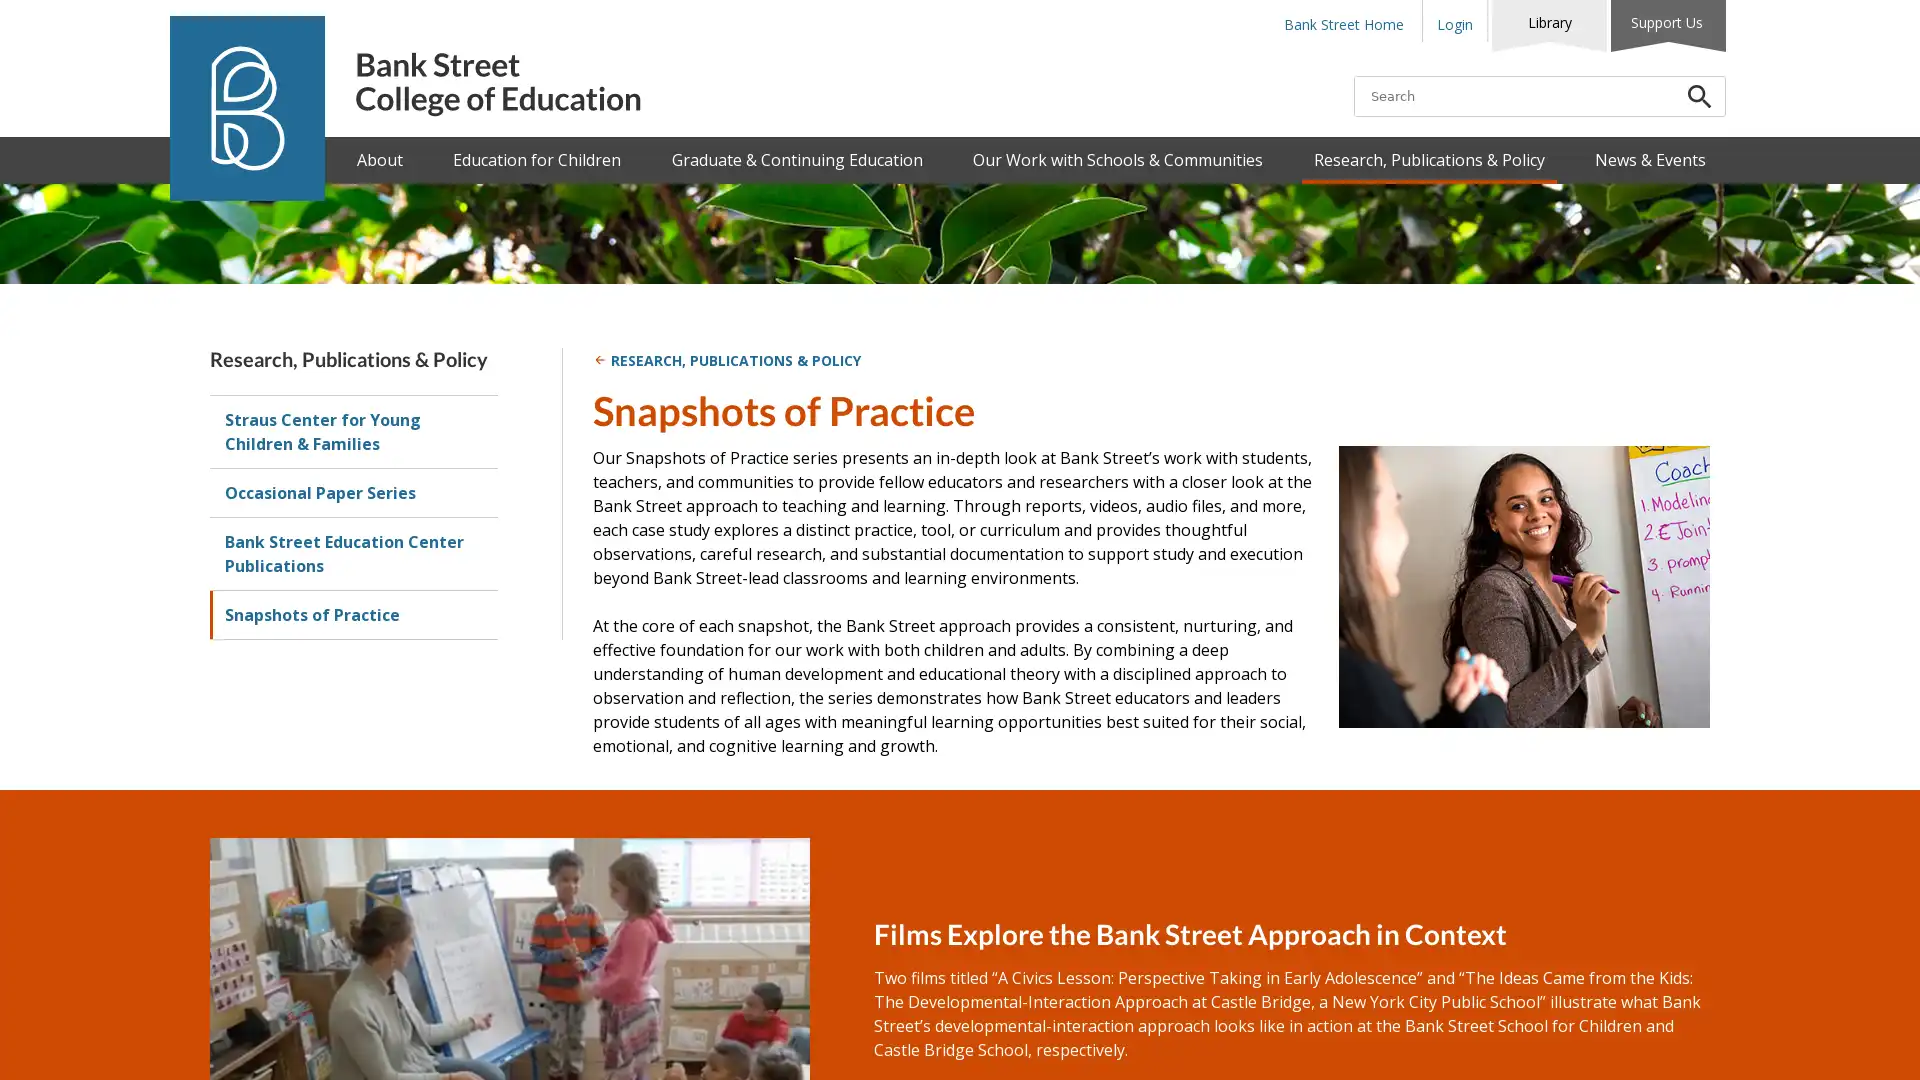 This screenshot has height=1080, width=1920. What do you see at coordinates (1649, 159) in the screenshot?
I see `News & Events` at bounding box center [1649, 159].